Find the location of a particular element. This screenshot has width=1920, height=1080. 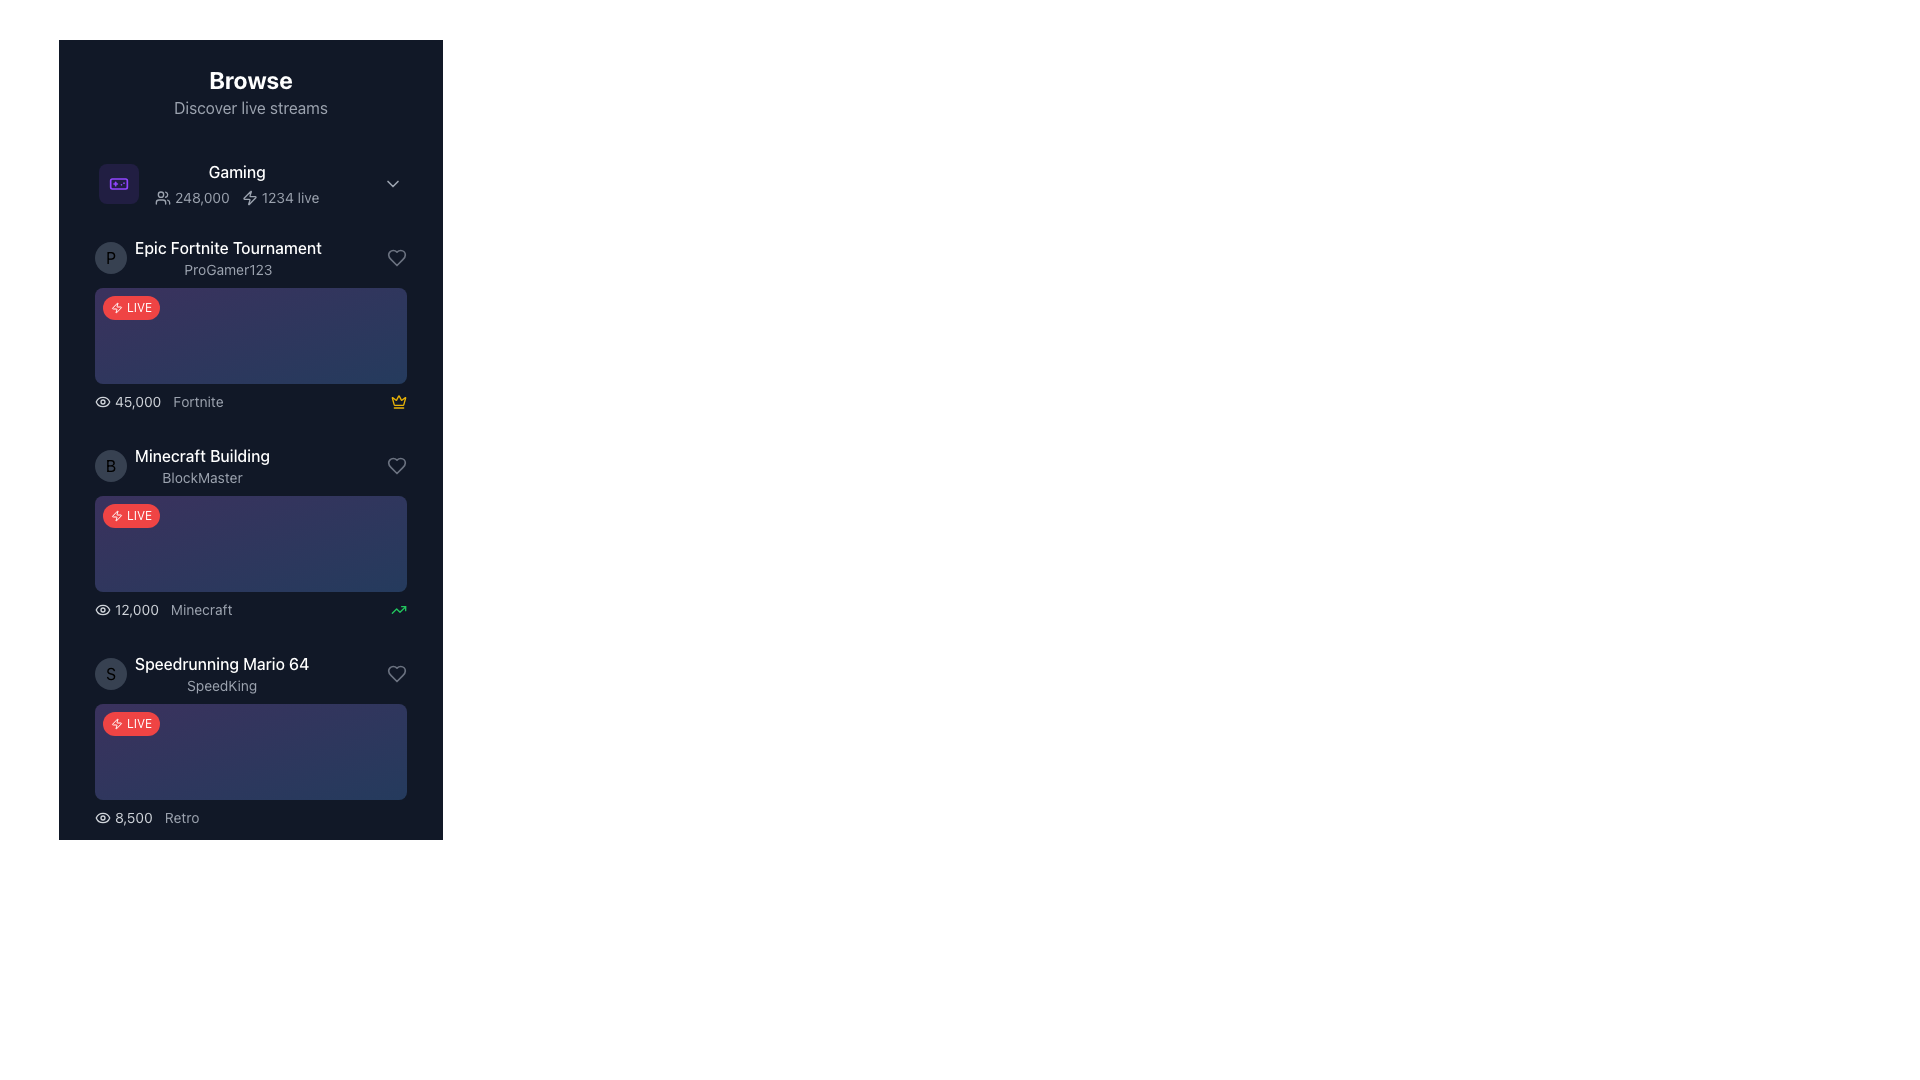

the Highlight block labeled 'Epic Fortnite Tournament' is located at coordinates (249, 334).